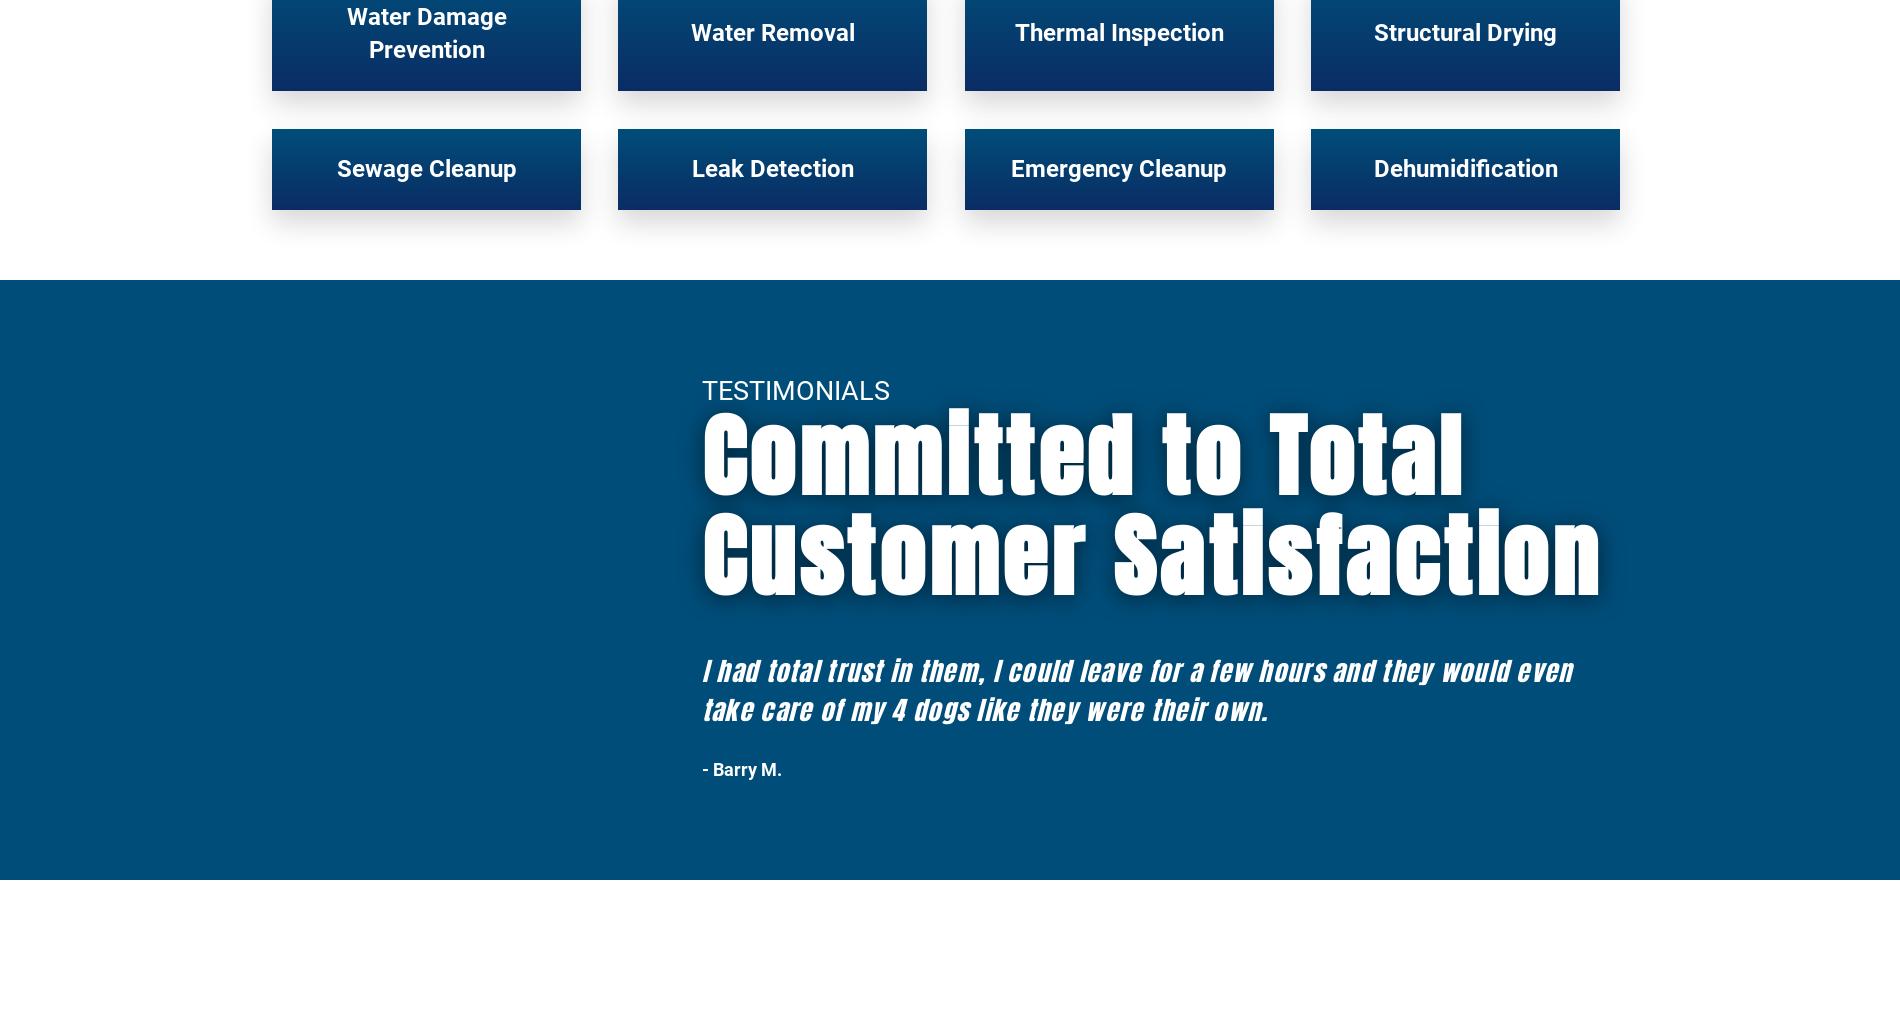  What do you see at coordinates (577, 725) in the screenshot?
I see `'Who We Work With'` at bounding box center [577, 725].